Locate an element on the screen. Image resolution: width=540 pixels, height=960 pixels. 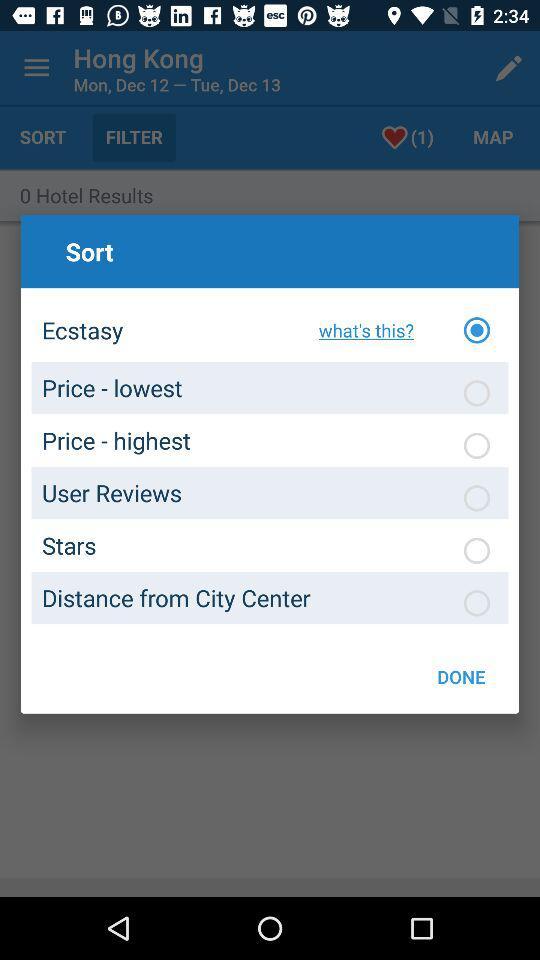
sort by distance to city center is located at coordinates (475, 602).